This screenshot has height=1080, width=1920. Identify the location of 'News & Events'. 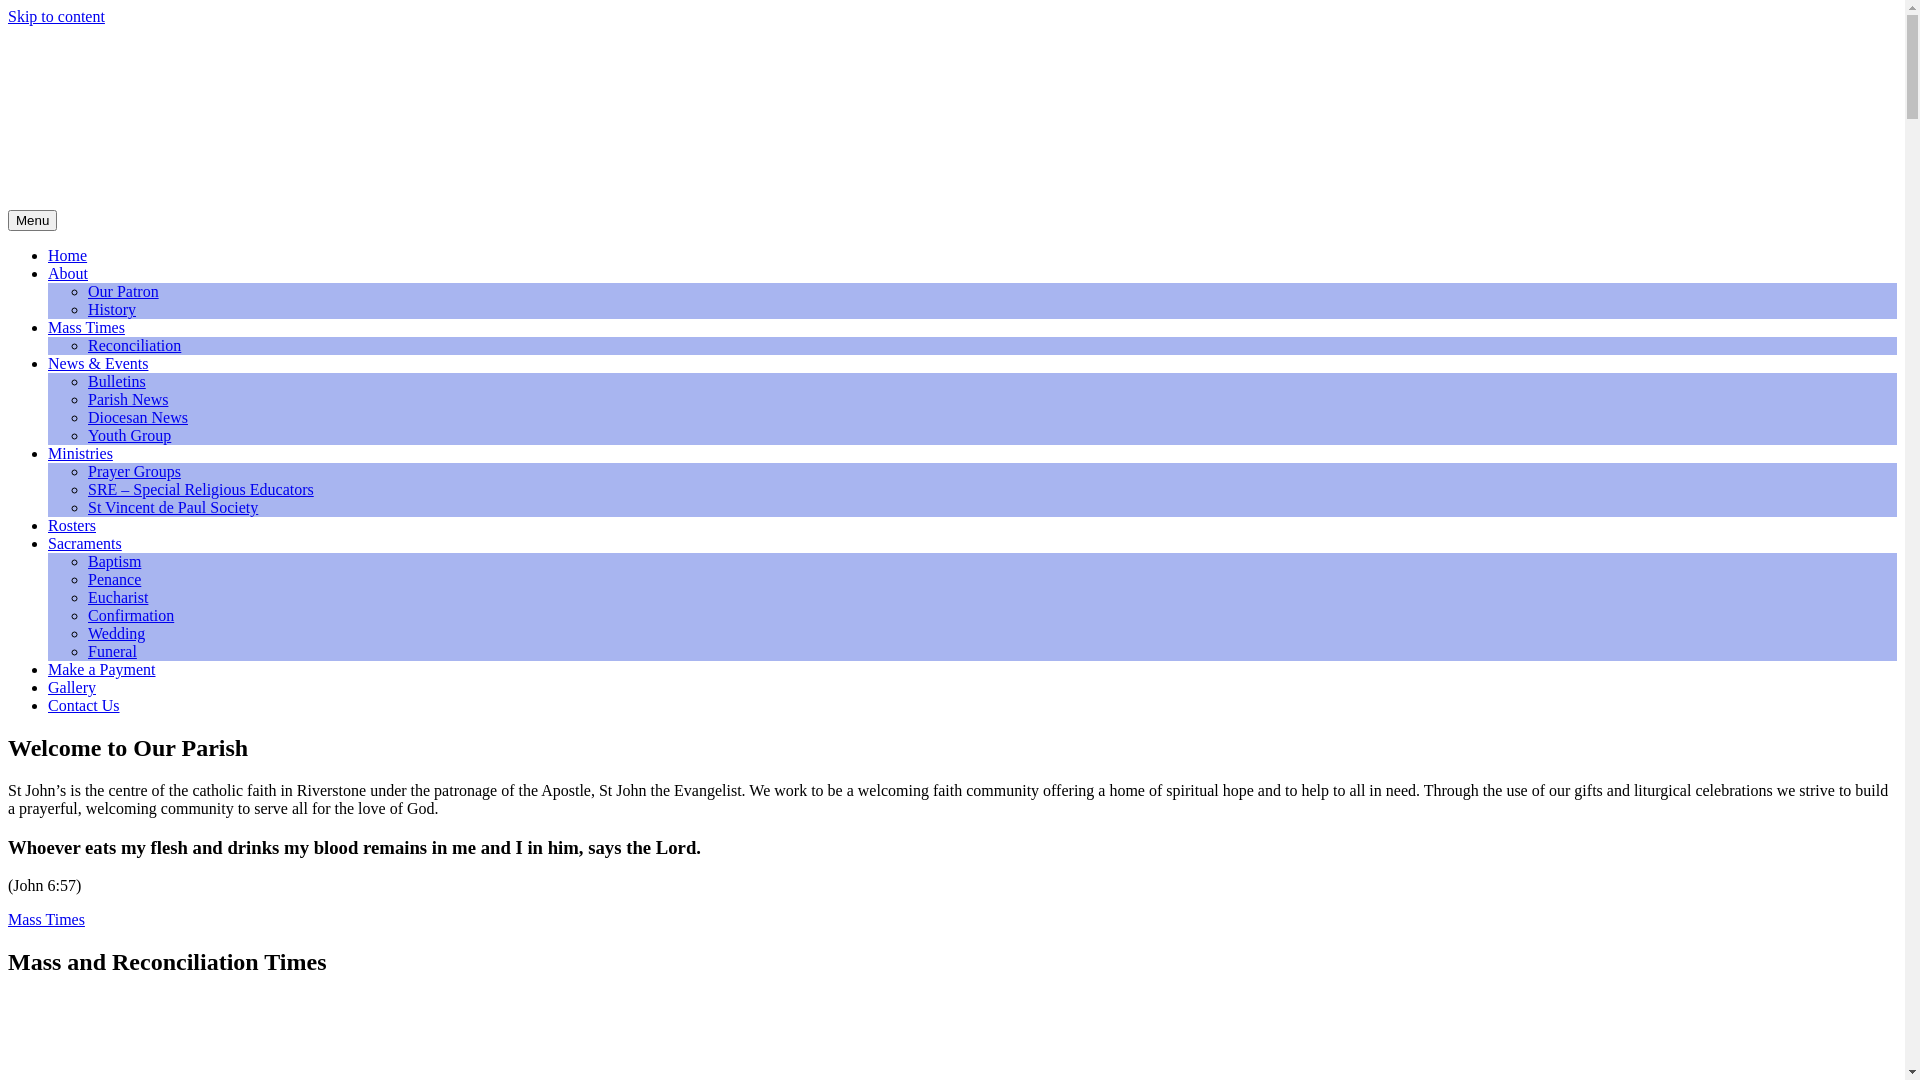
(96, 363).